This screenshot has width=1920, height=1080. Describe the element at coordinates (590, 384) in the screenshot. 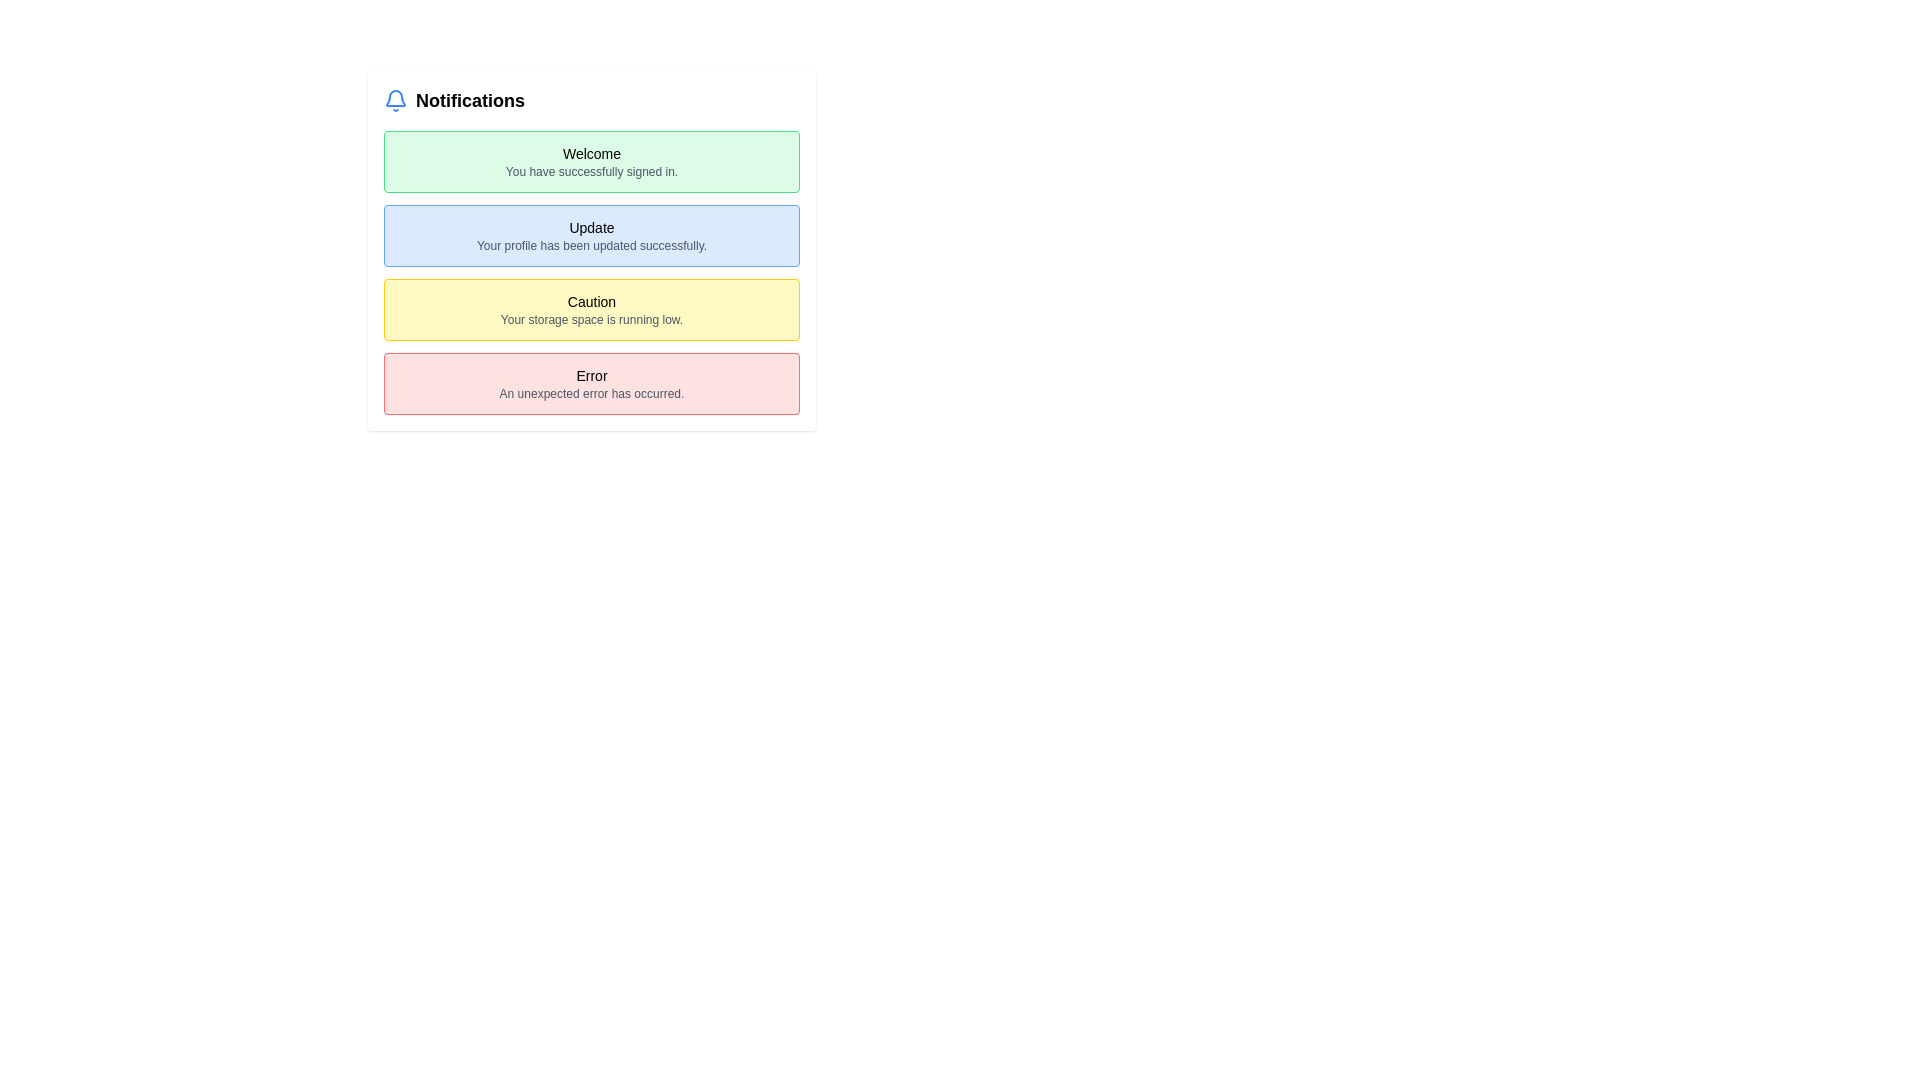

I see `message from the notification card with a red background and a bold heading labeled 'Error', located in the fourth position of the notification list` at that location.